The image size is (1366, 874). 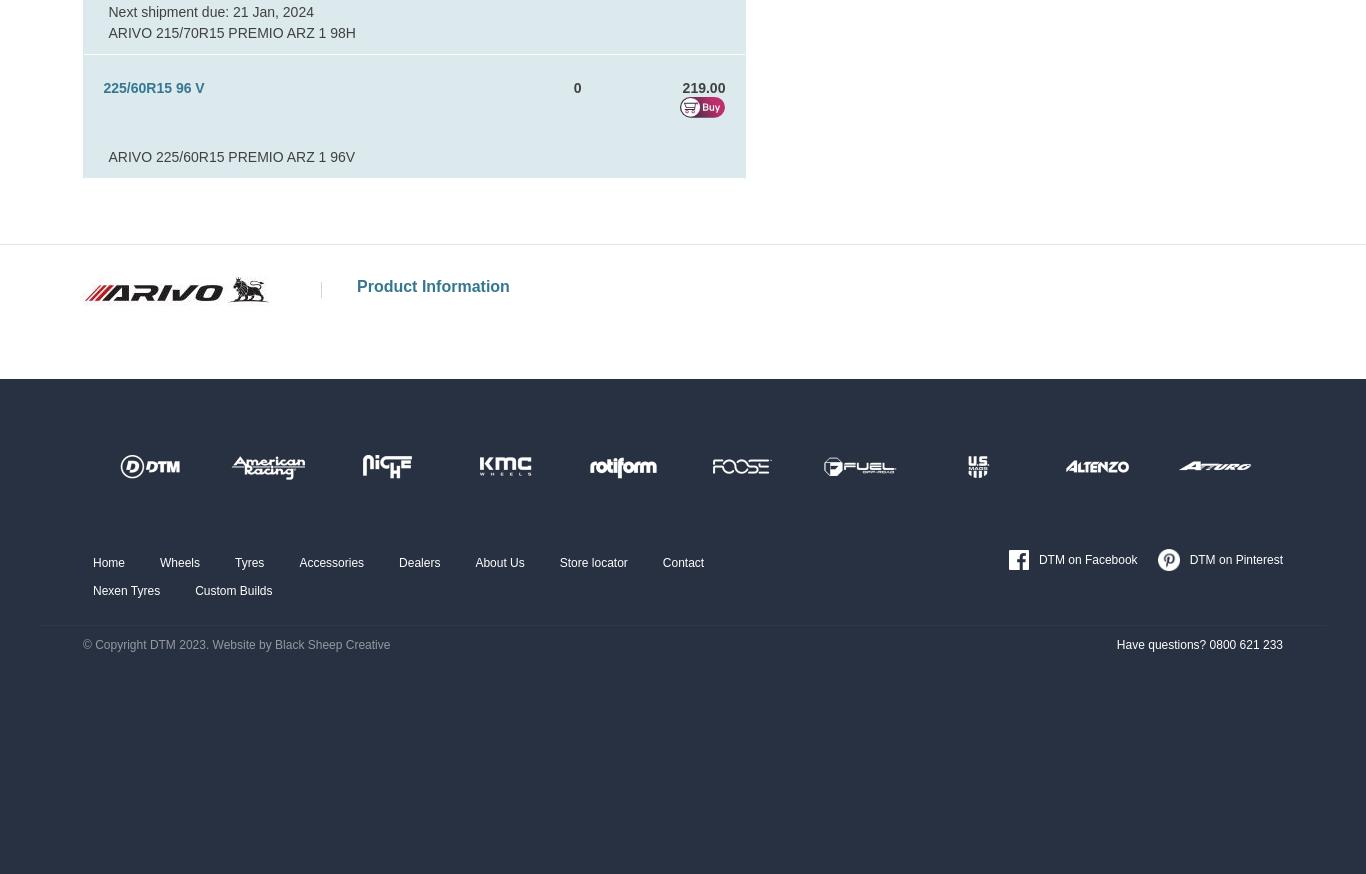 I want to click on 'DTM on Facebook', so click(x=1086, y=559).